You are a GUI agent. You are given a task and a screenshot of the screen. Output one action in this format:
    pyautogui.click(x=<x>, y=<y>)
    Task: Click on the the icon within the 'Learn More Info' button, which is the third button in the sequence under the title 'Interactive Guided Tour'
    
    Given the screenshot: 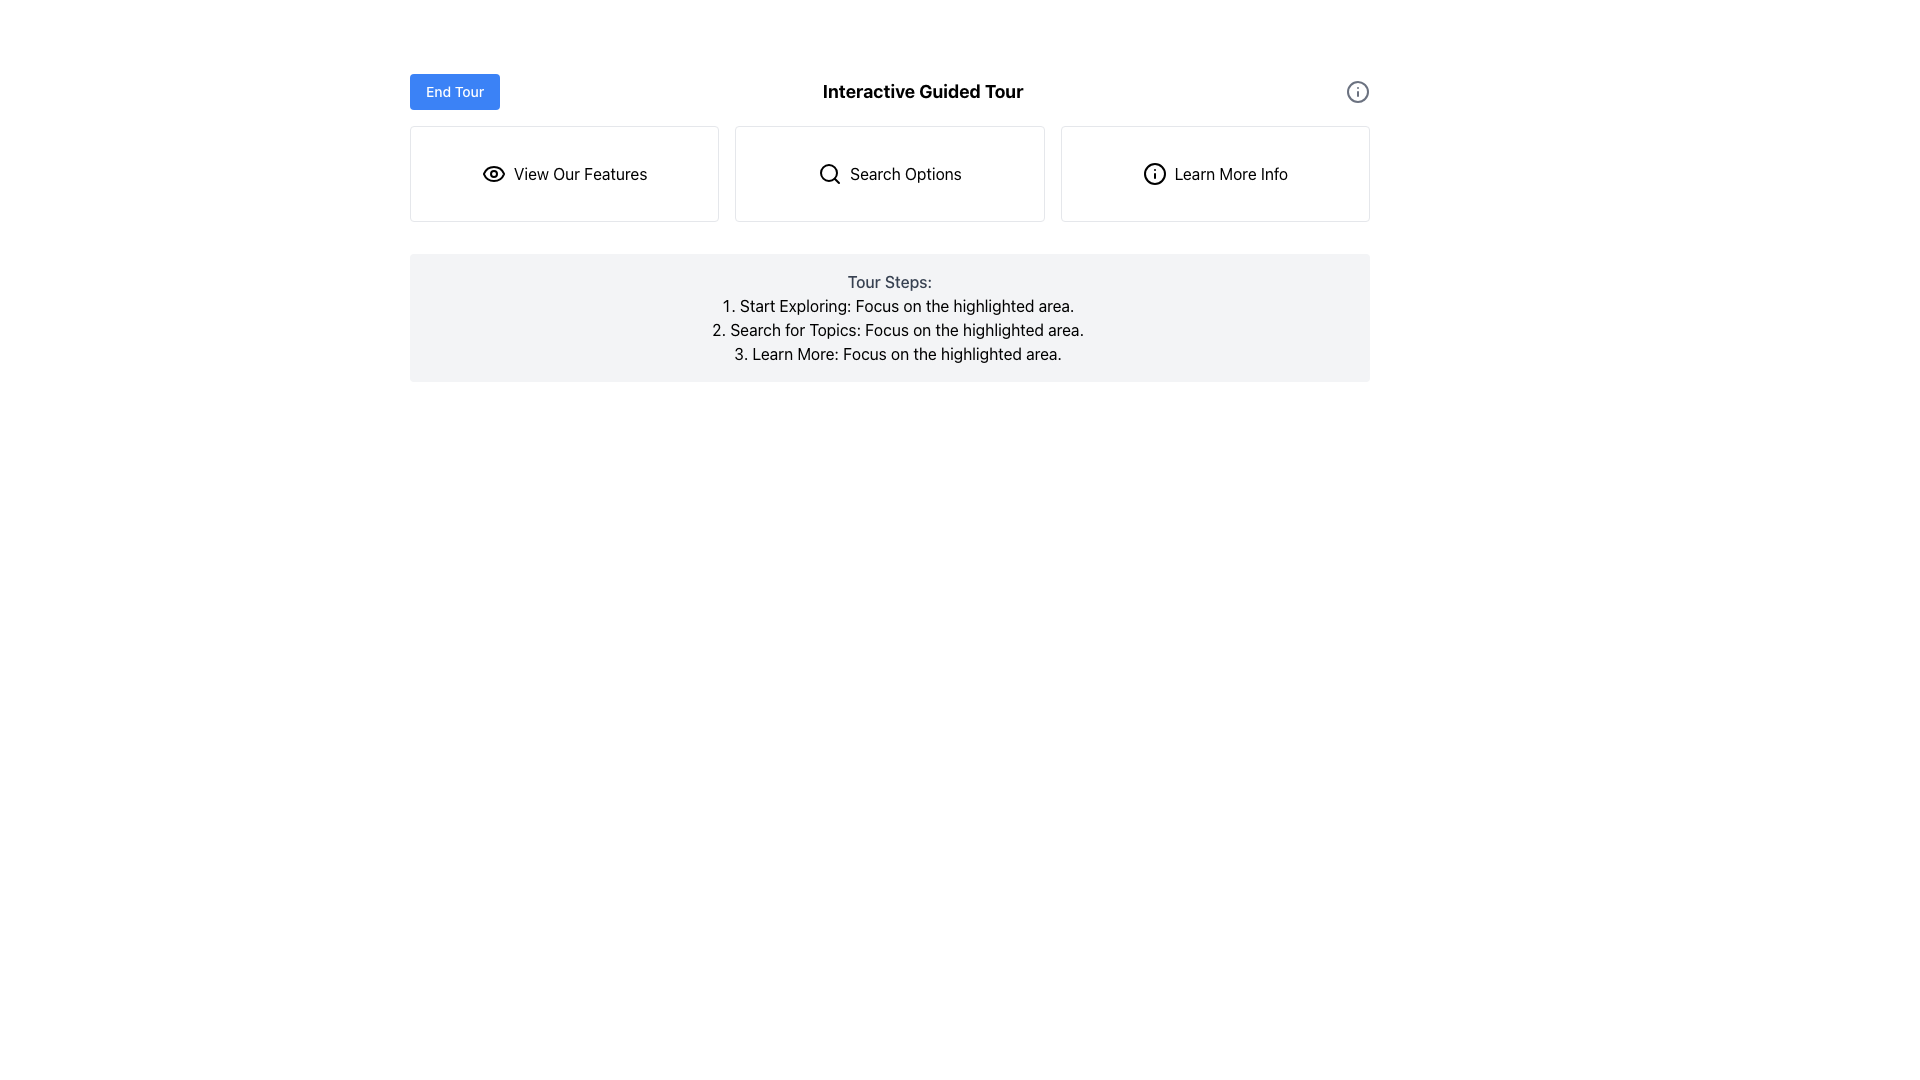 What is the action you would take?
    pyautogui.click(x=1154, y=172)
    